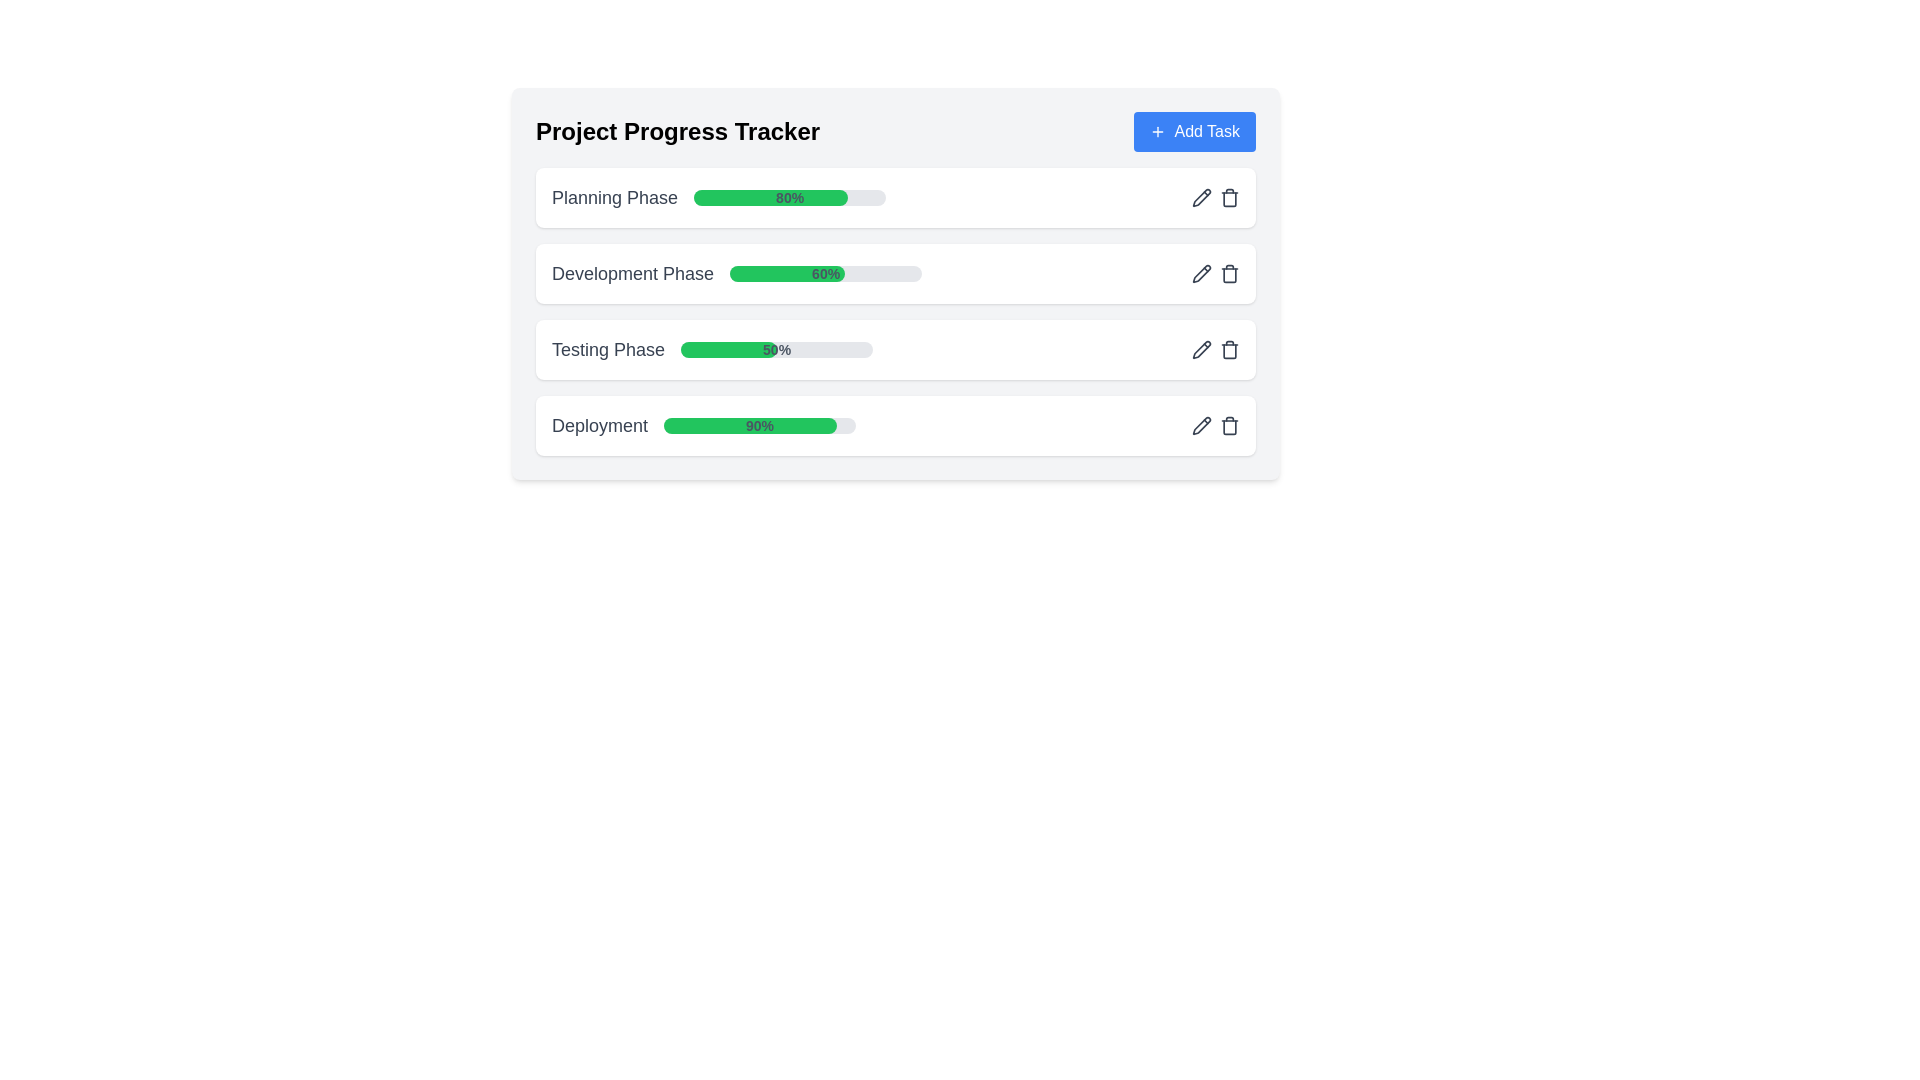  Describe the element at coordinates (1158, 131) in the screenshot. I see `the design of the decorative icon located to the left of the 'Add Task' button's label in the top-right corner of the interface` at that location.